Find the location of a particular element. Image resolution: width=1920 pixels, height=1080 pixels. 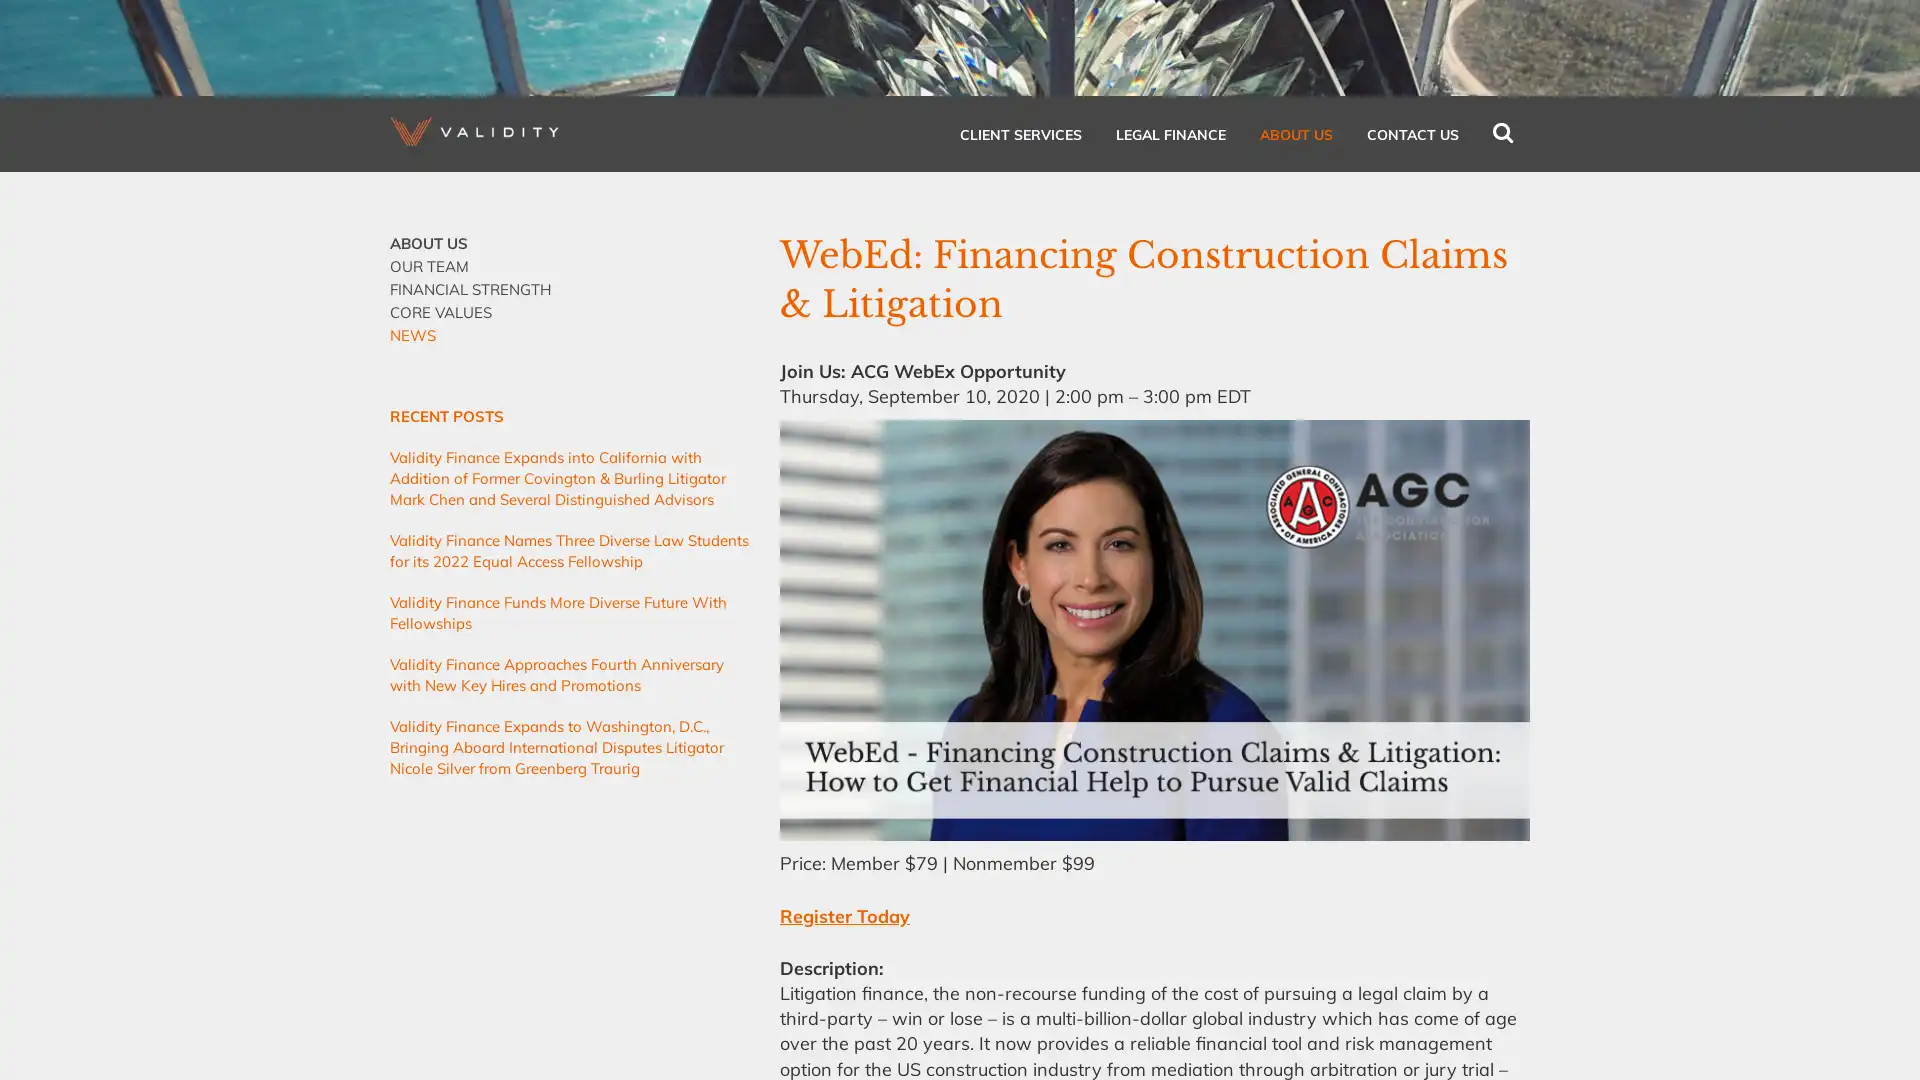

Download Now is located at coordinates (1021, 435).